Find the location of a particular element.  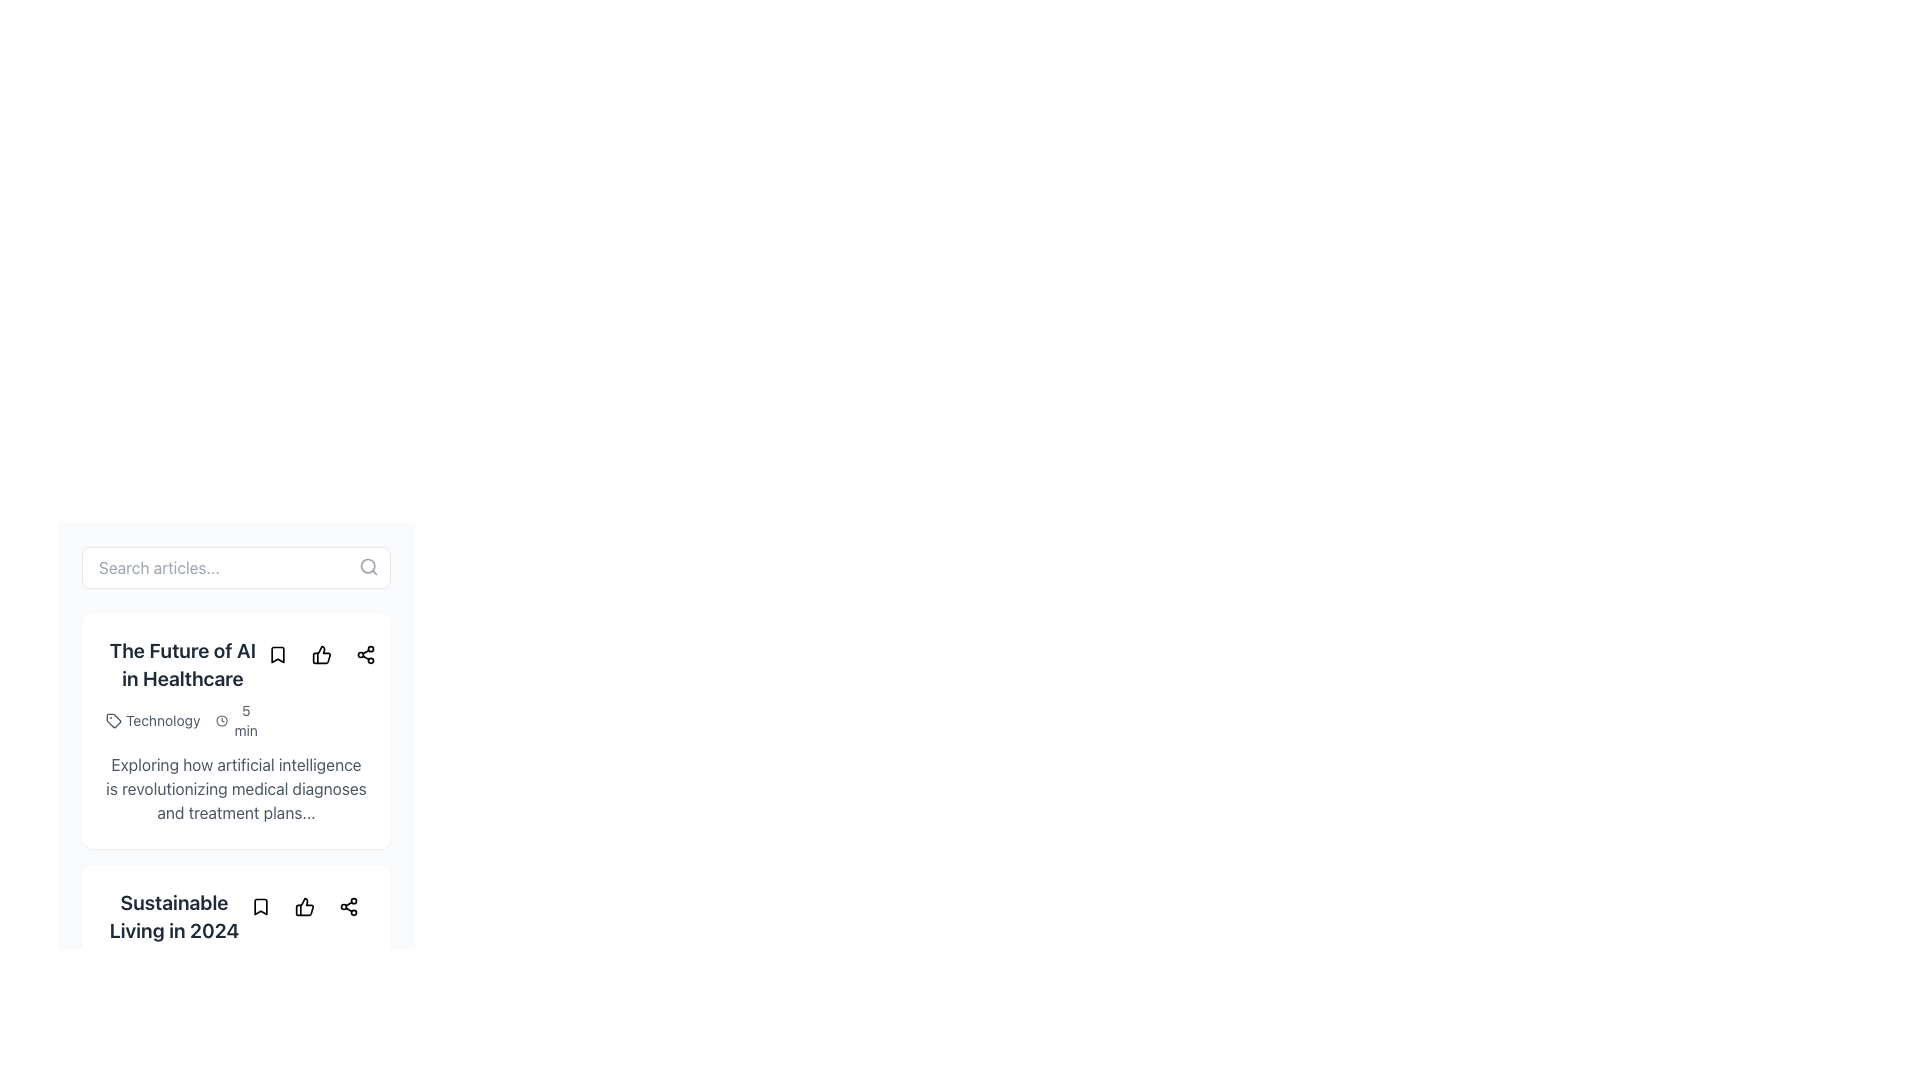

block of gray text stating "Exploring how artificial intelligence is revolutionizing medical diagnoses and treatment plans..." located centrally within the second section of the card component, below the title "The Future of AI in Healthcare." is located at coordinates (236, 788).